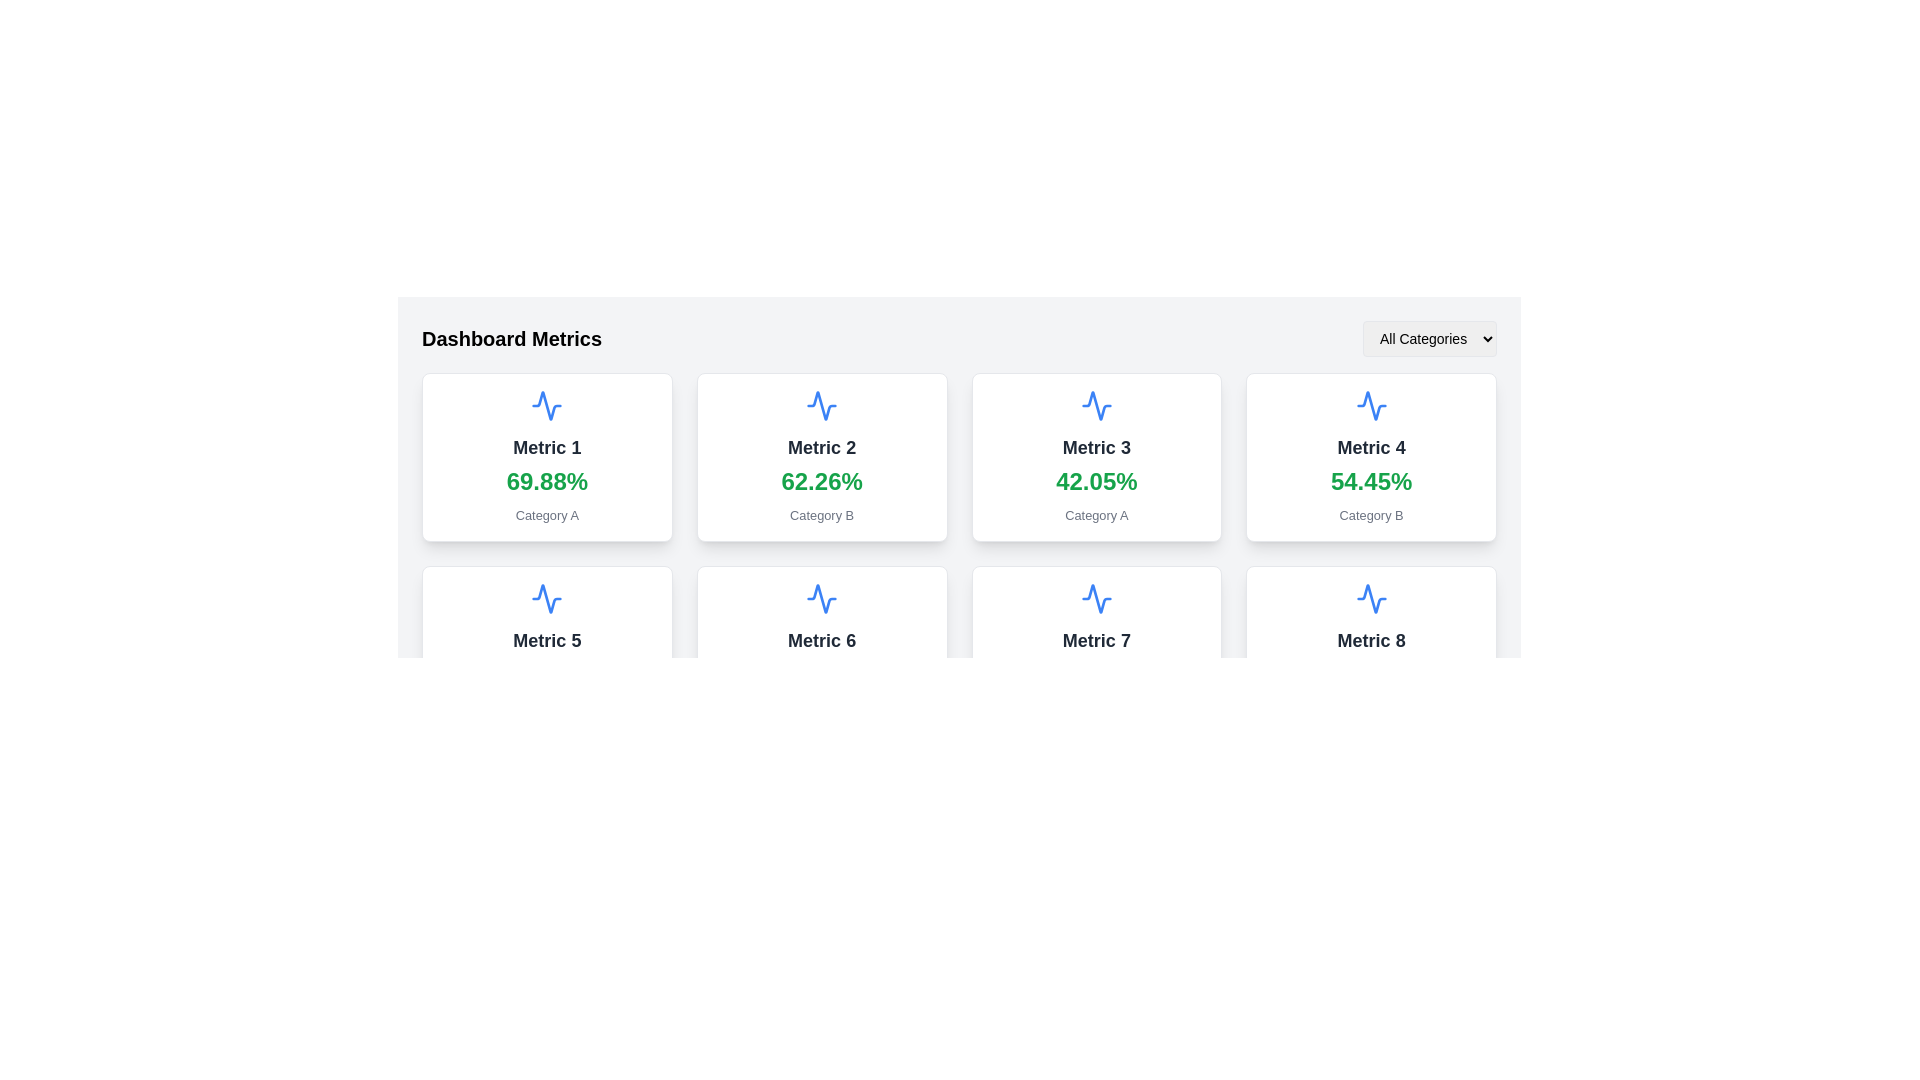 The image size is (1920, 1080). What do you see at coordinates (1370, 405) in the screenshot?
I see `the graphical indicator icon for 'Metric 4' located in the second row, second column of the grid layout` at bounding box center [1370, 405].